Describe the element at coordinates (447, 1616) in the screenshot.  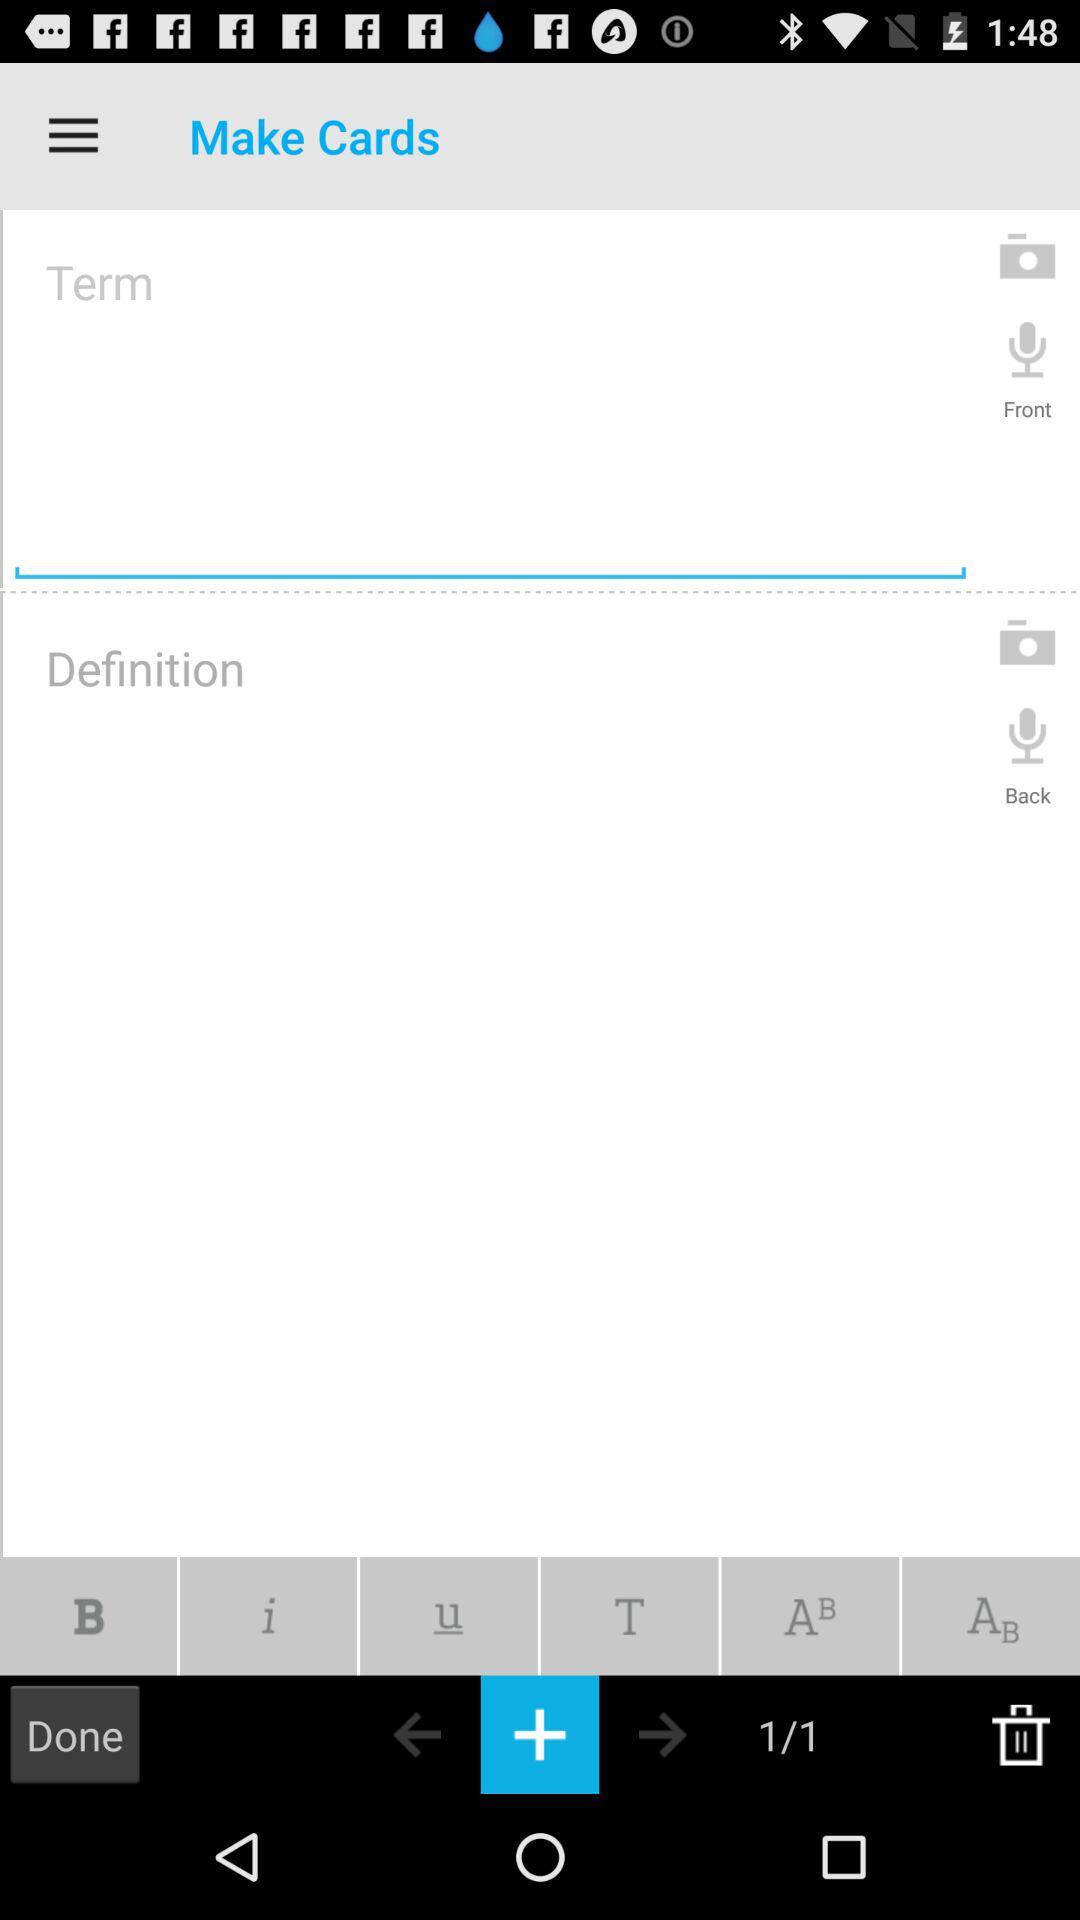
I see `shows underlined icon` at that location.